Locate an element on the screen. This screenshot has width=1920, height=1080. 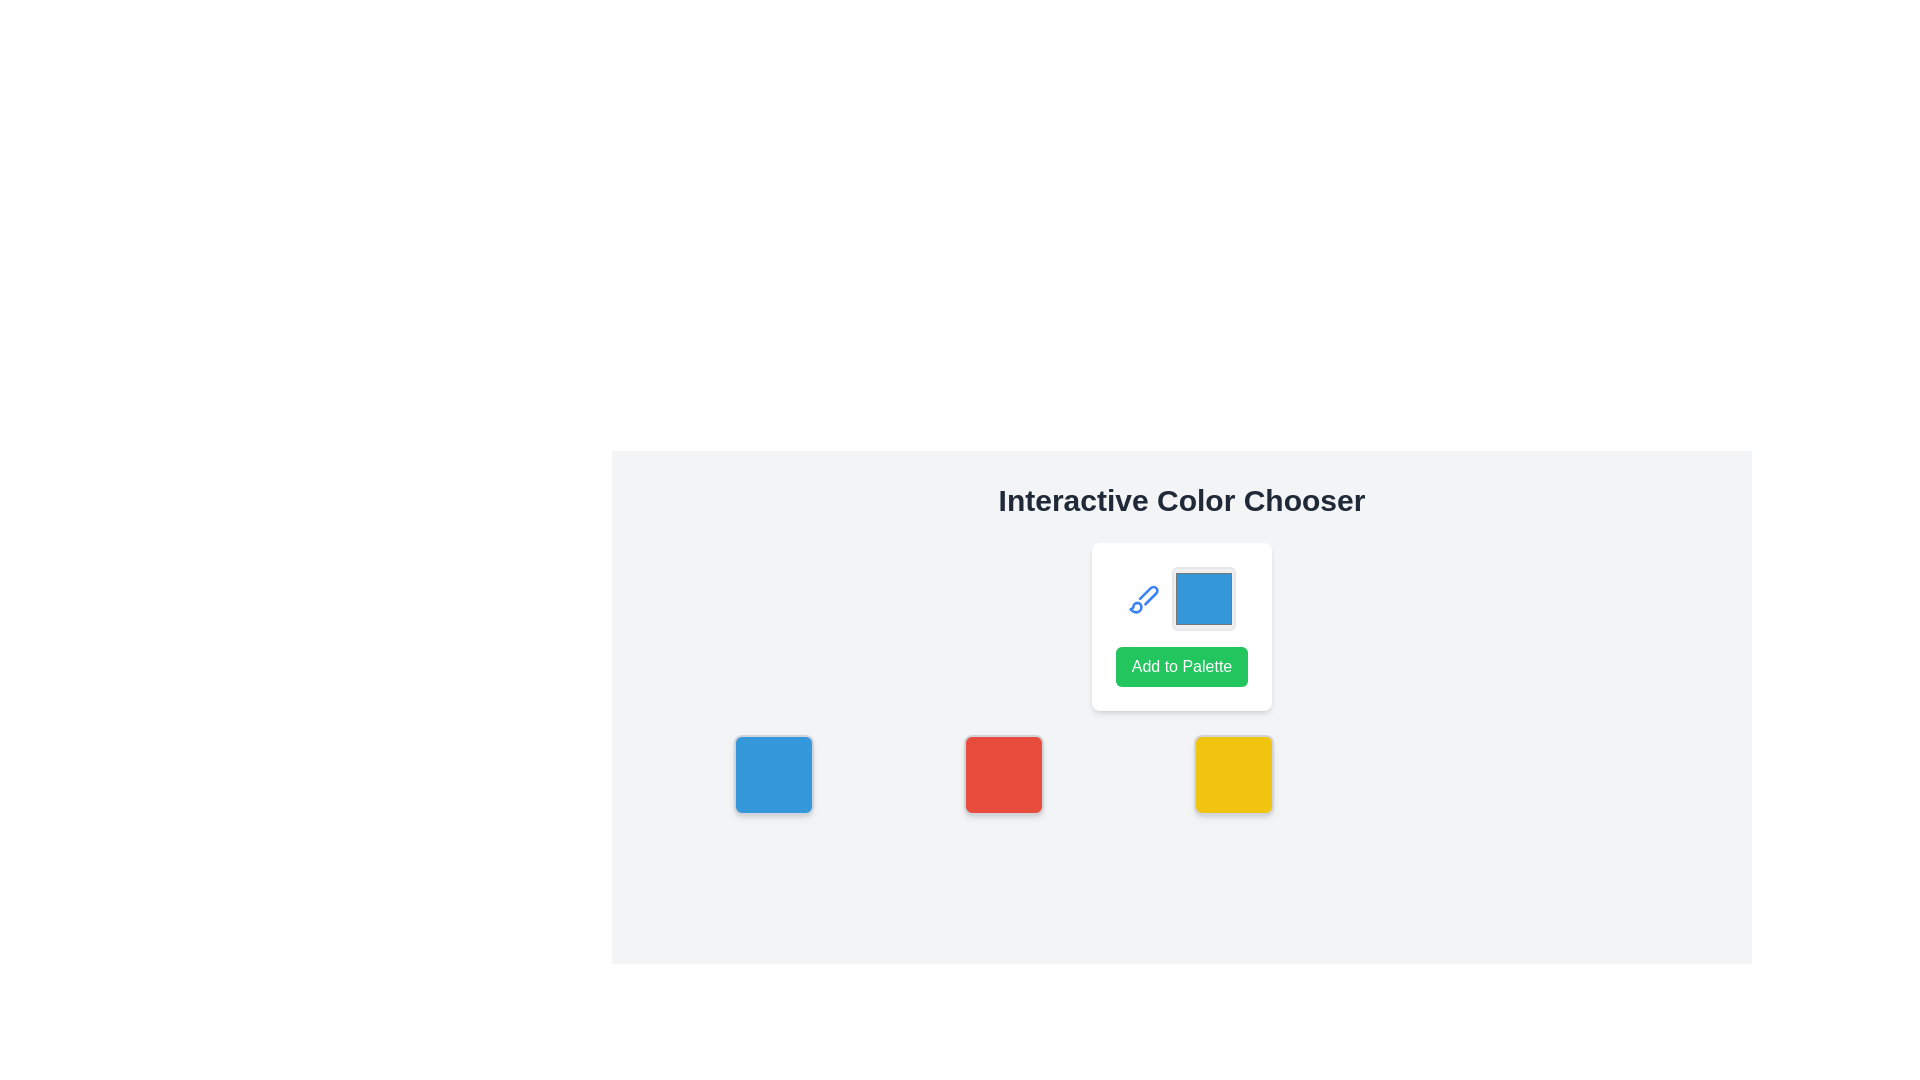
the first blue square box in the Interactive Color Chooser to make a selection is located at coordinates (772, 774).